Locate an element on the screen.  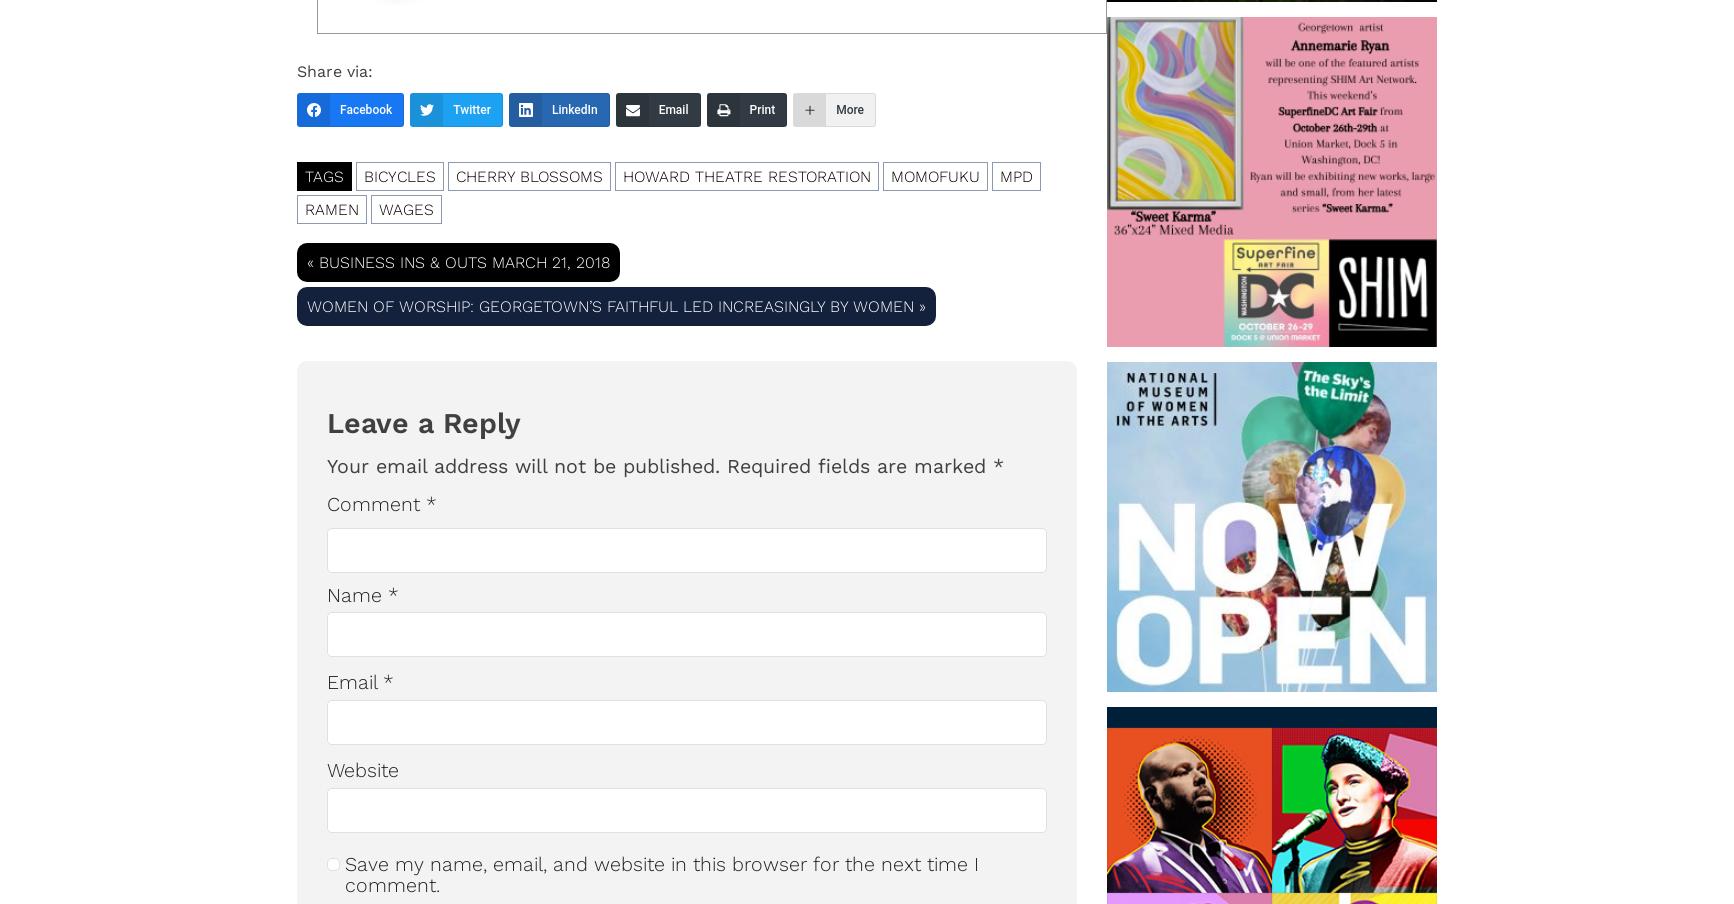
'Print' is located at coordinates (760, 109).